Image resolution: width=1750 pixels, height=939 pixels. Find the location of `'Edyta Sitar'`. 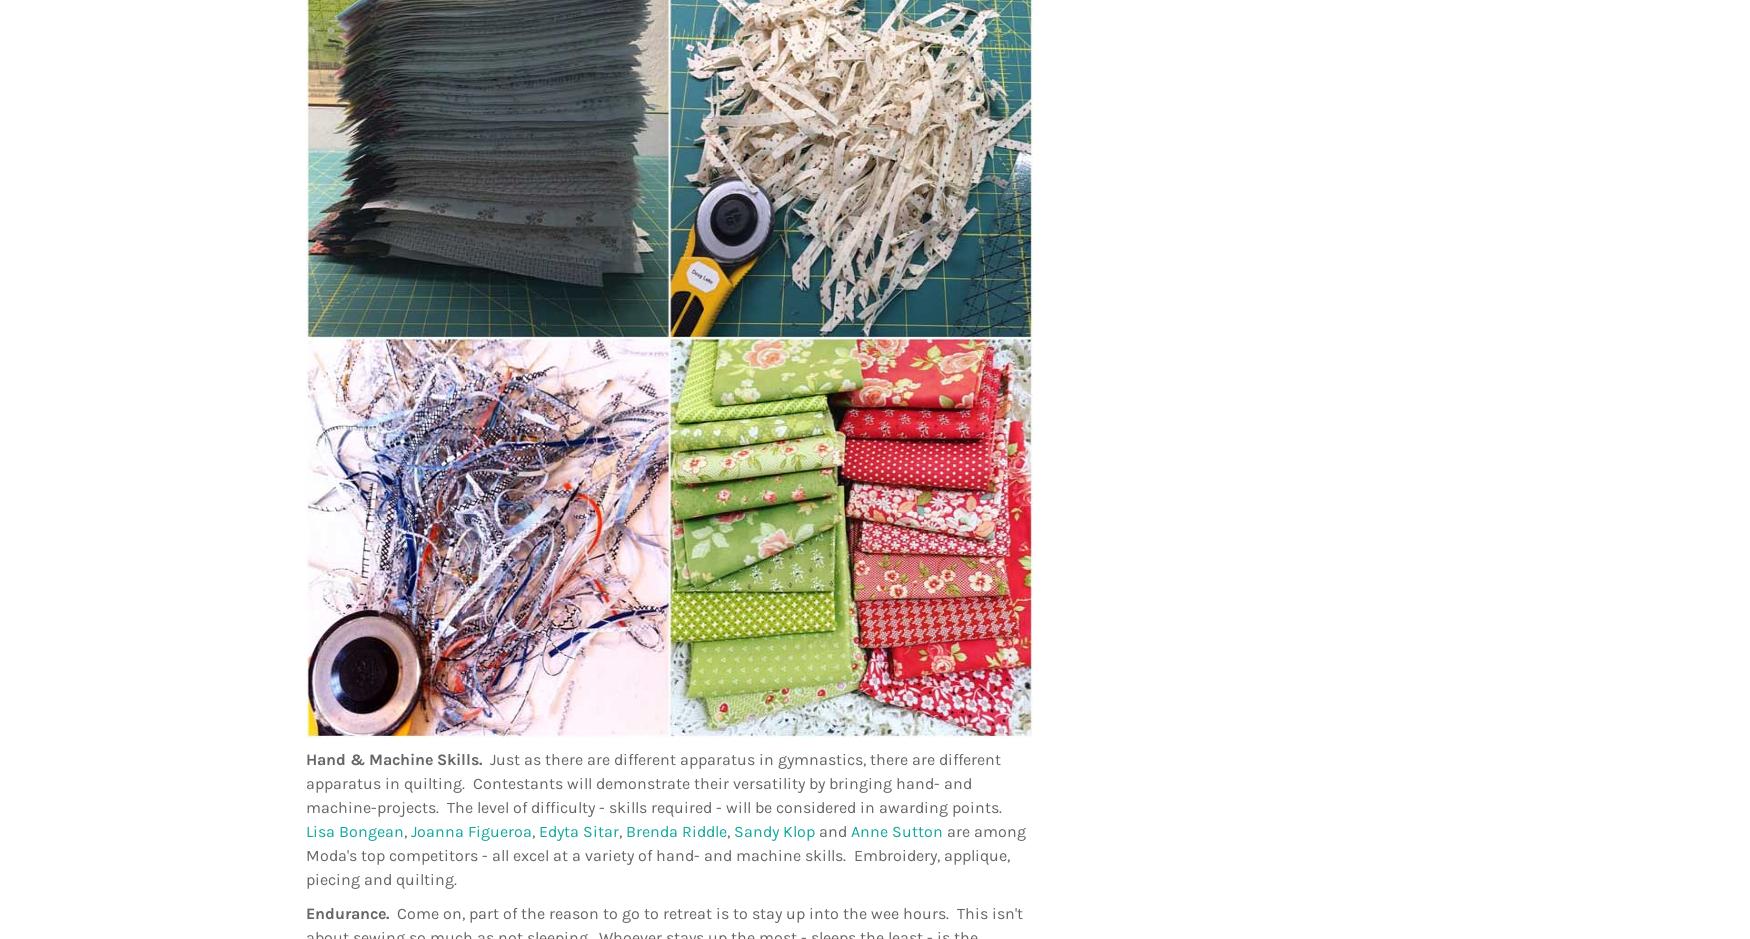

'Edyta Sitar' is located at coordinates (579, 831).